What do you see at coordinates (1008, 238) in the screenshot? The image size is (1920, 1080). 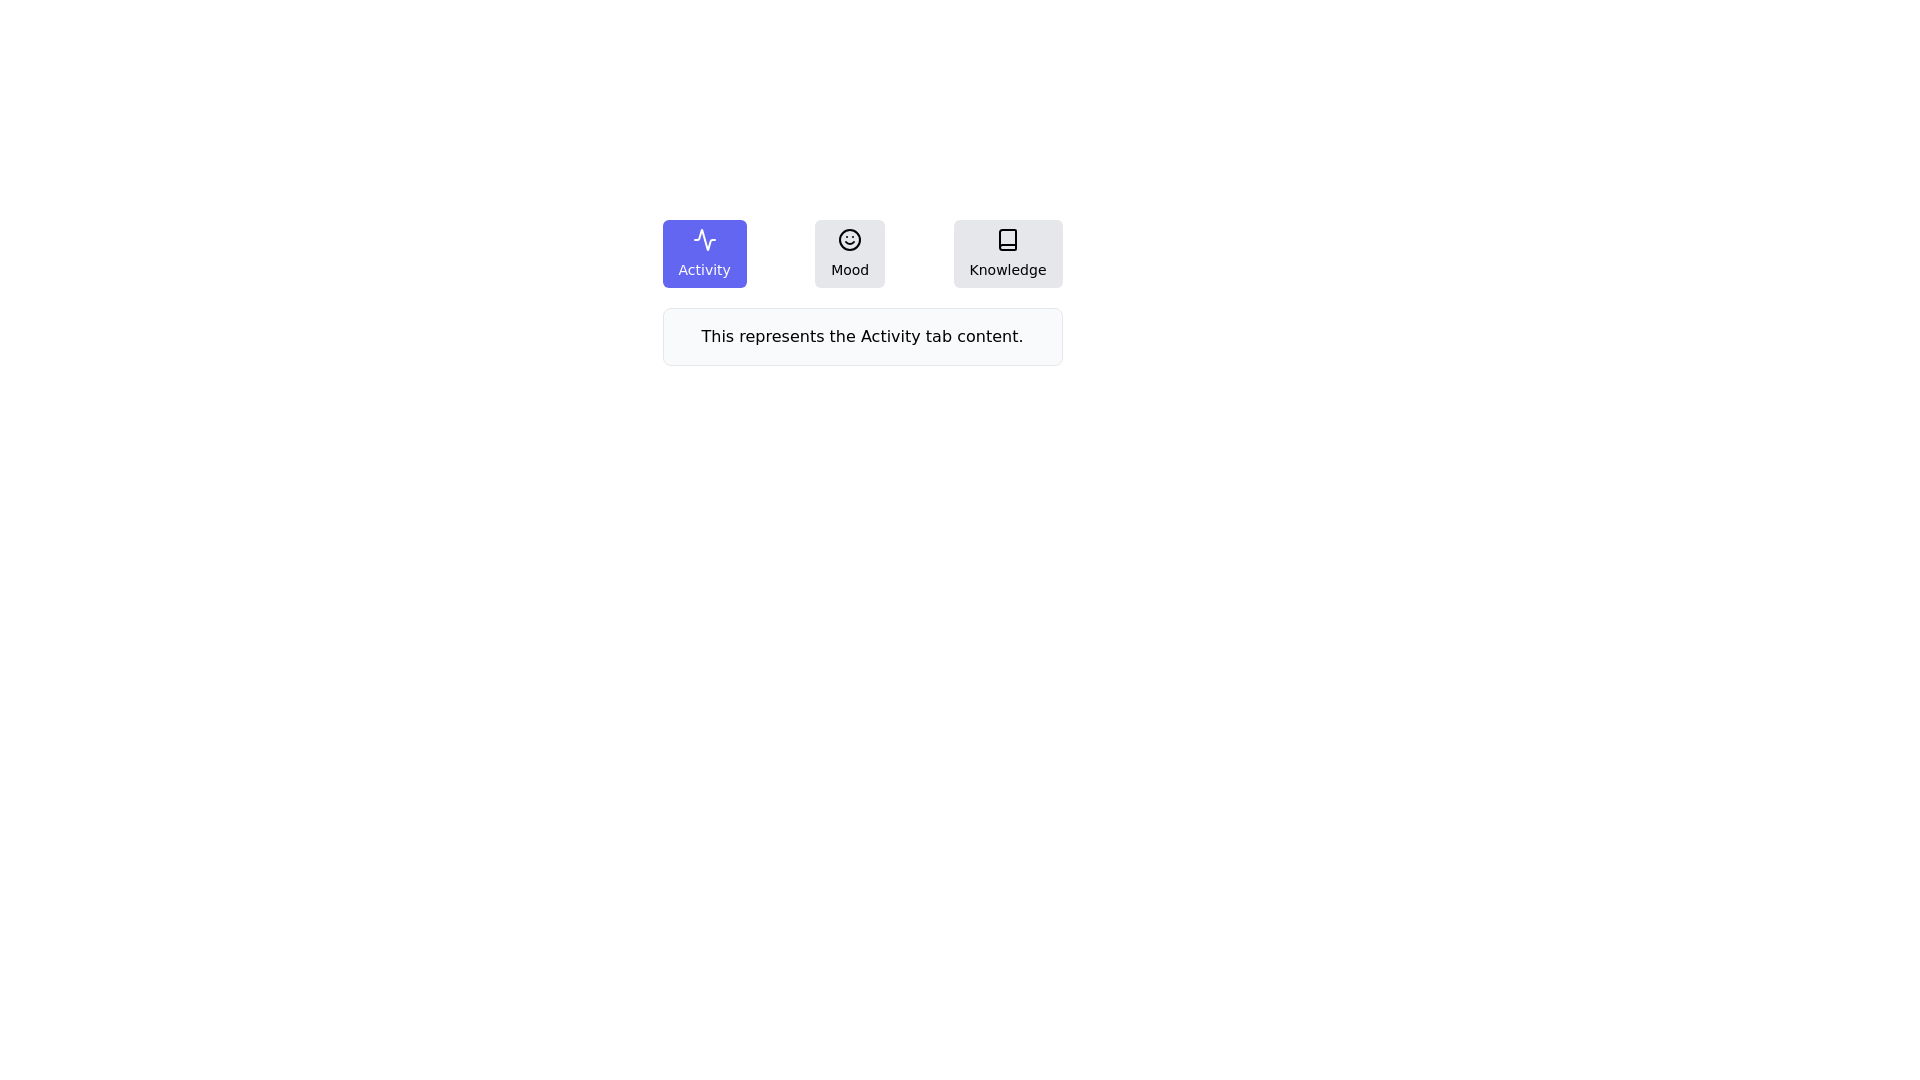 I see `the appearance of the 'Knowledge' tab icon, which is the third icon in a horizontal layout at the top of the interface, visually associated with content navigation` at bounding box center [1008, 238].